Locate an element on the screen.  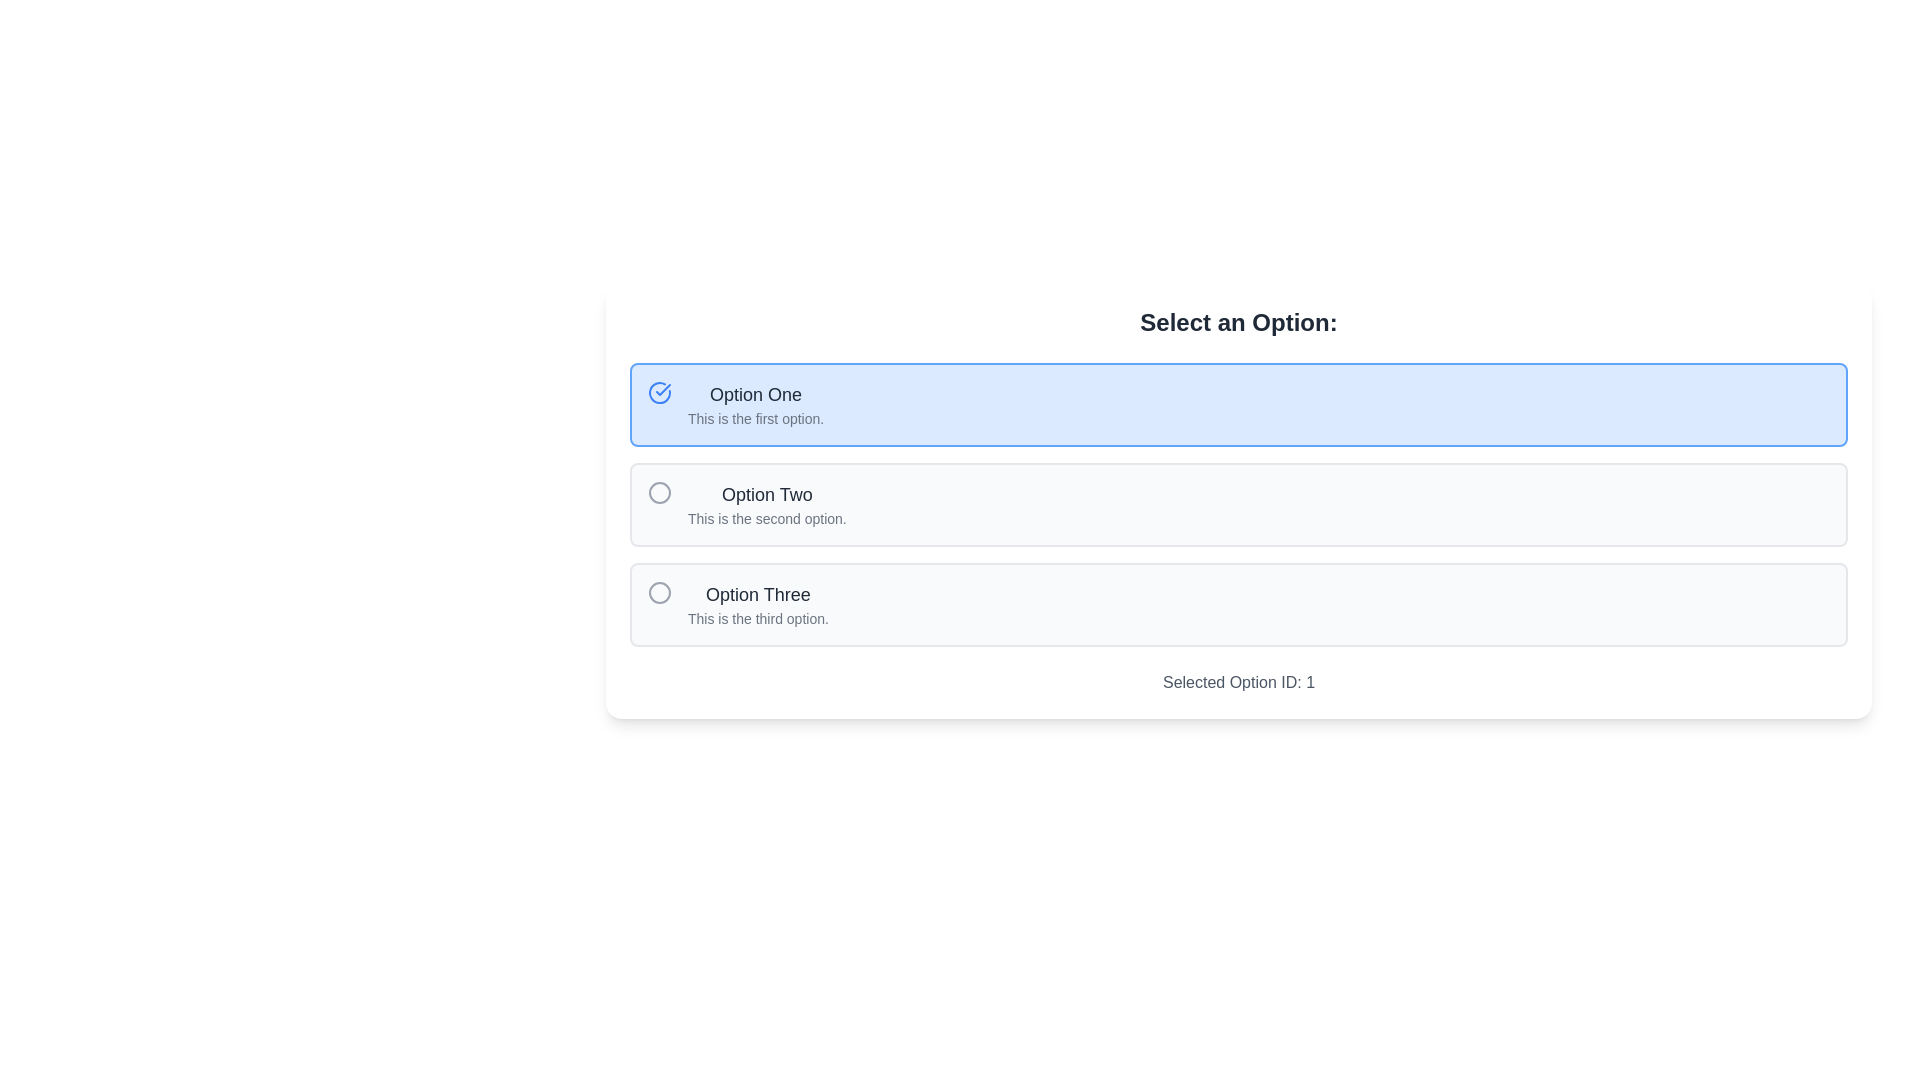
the text label displaying 'Option Two', which serves as the title for the second selectable option in the list is located at coordinates (766, 494).